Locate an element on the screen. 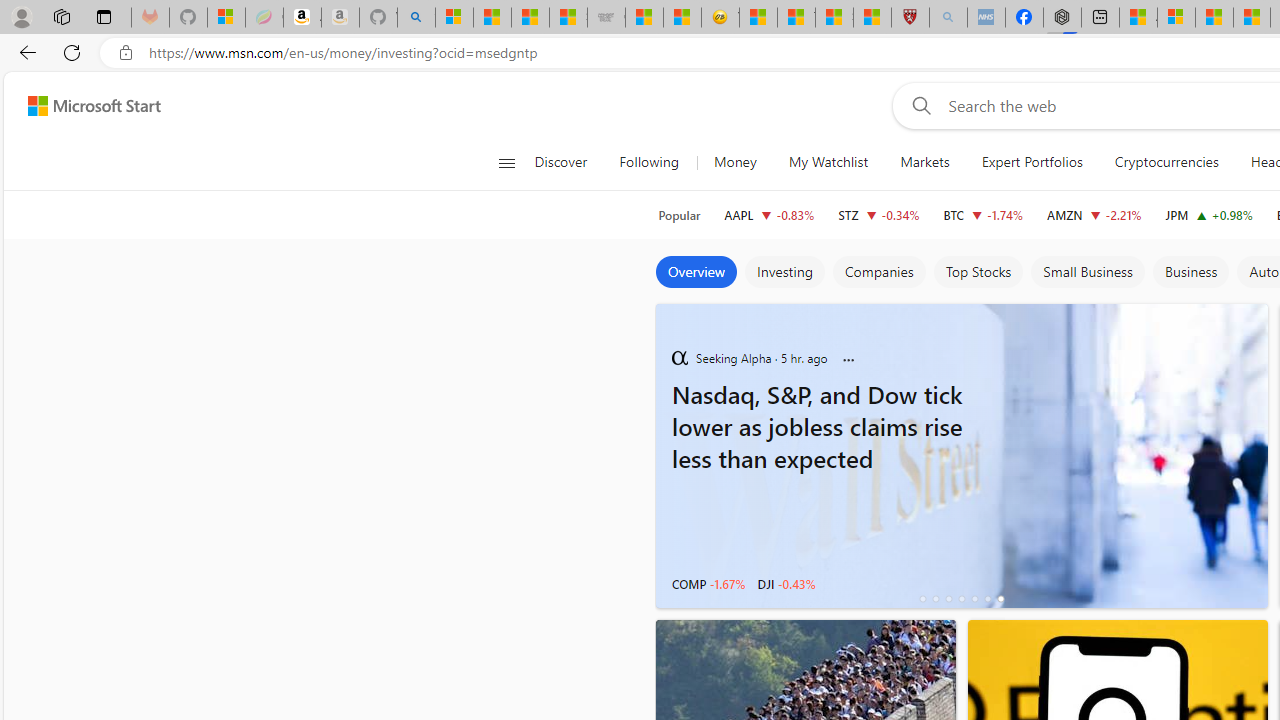  'My Watchlist' is located at coordinates (828, 162).